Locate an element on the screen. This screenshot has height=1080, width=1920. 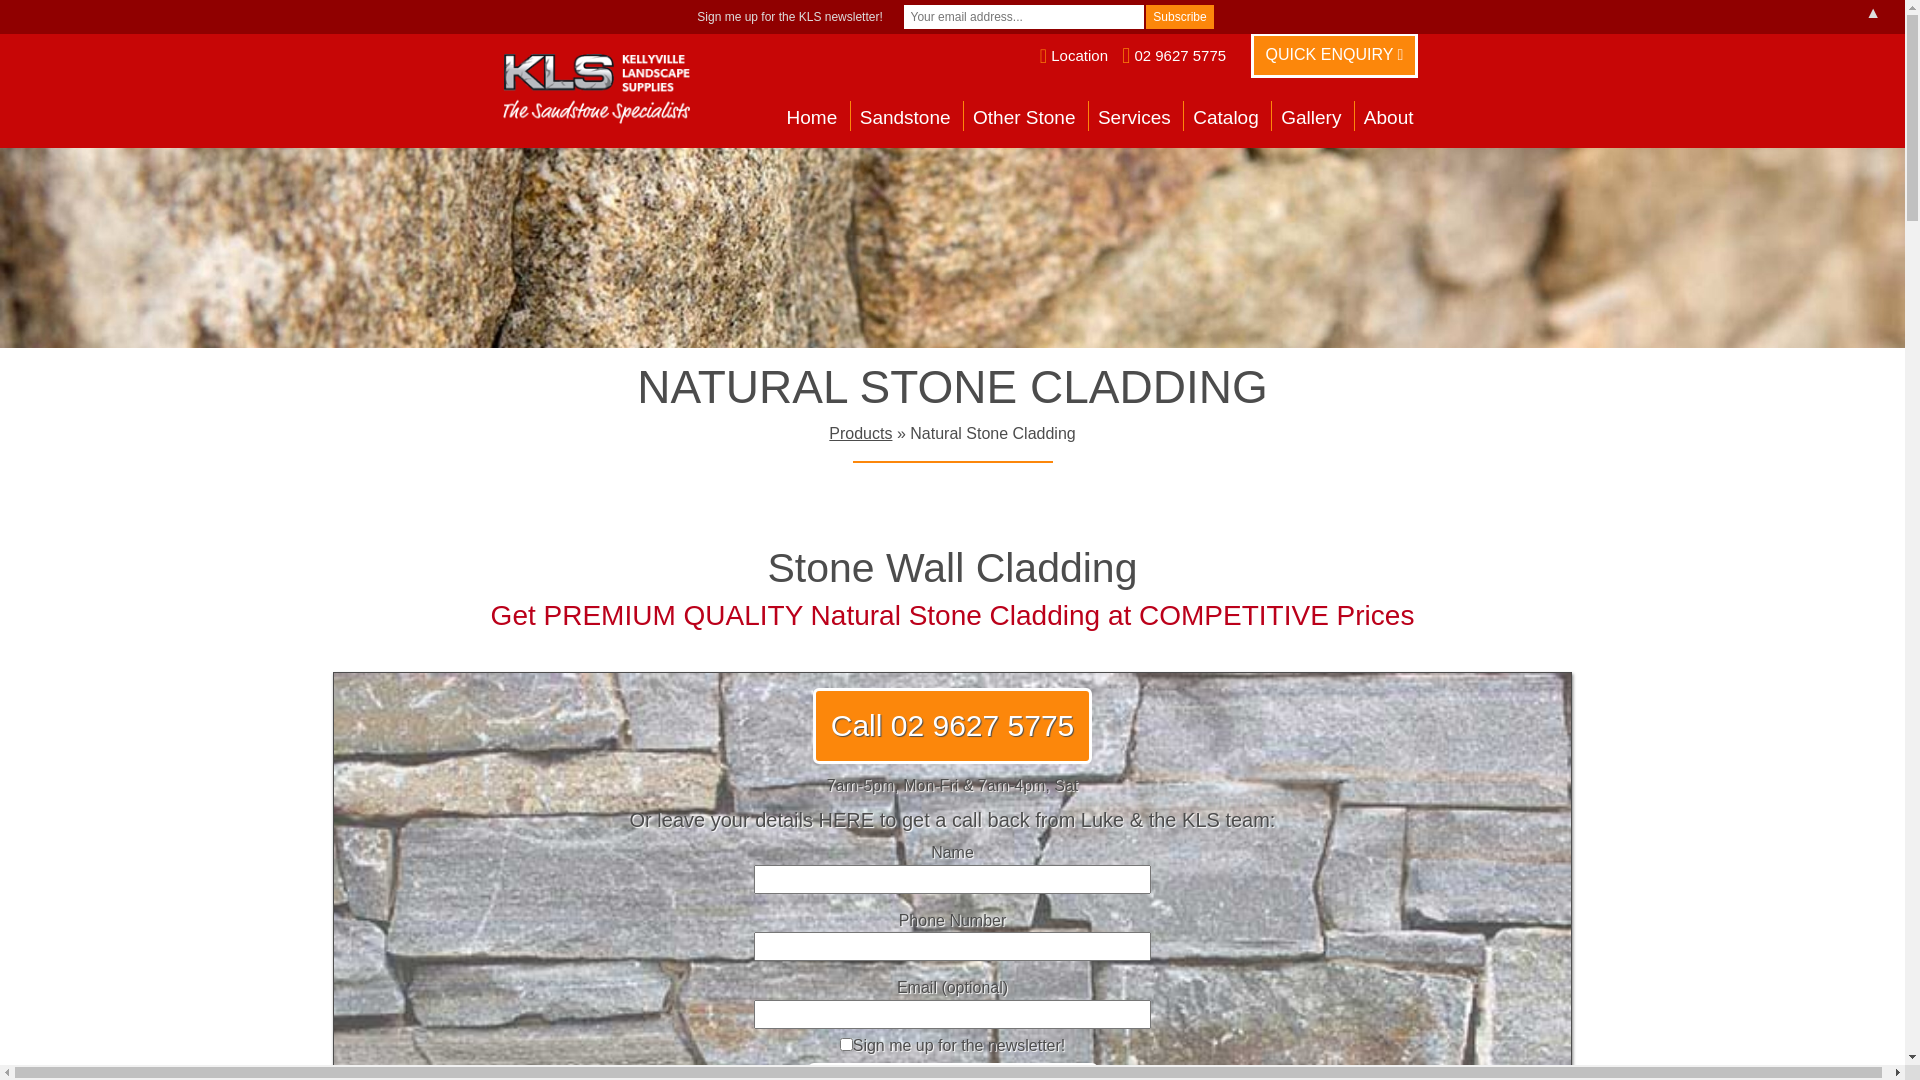
'Services' is located at coordinates (1134, 120).